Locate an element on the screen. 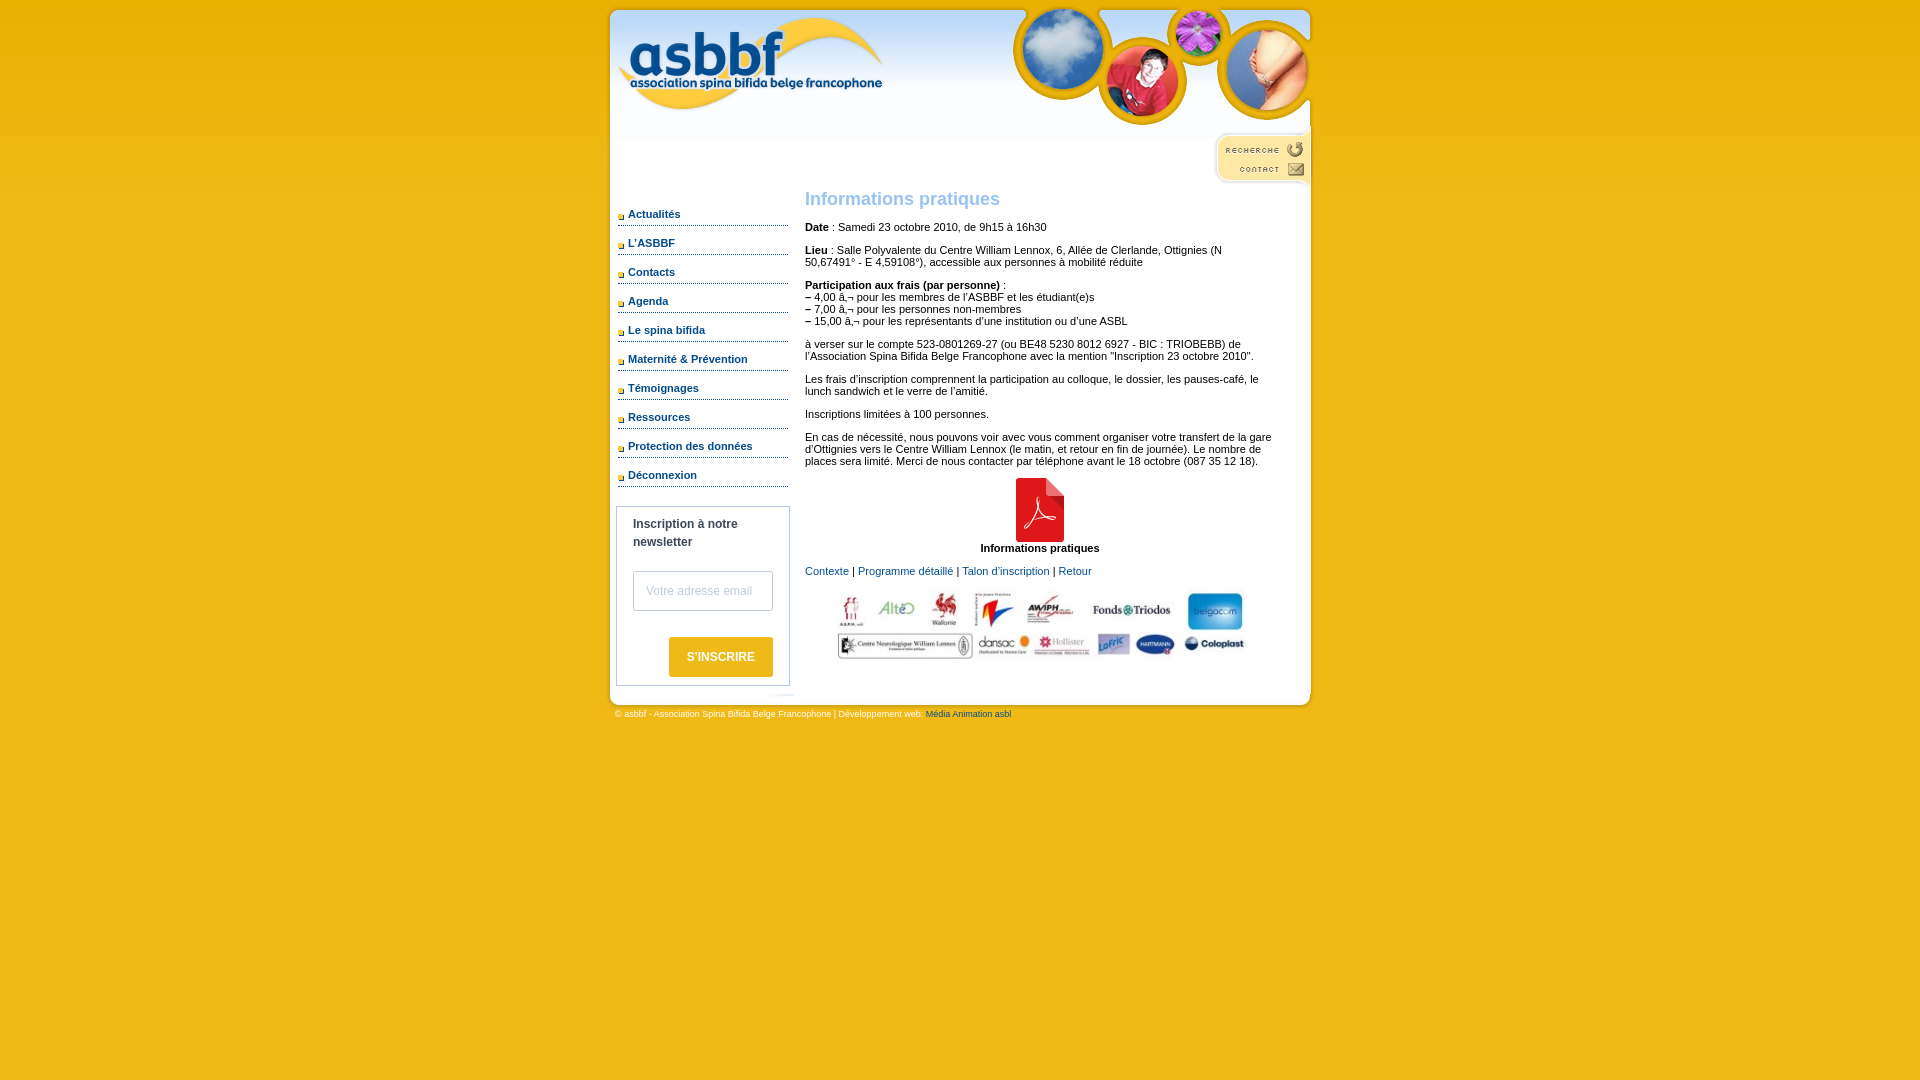 The width and height of the screenshot is (1920, 1080). 'Contacts' is located at coordinates (648, 272).